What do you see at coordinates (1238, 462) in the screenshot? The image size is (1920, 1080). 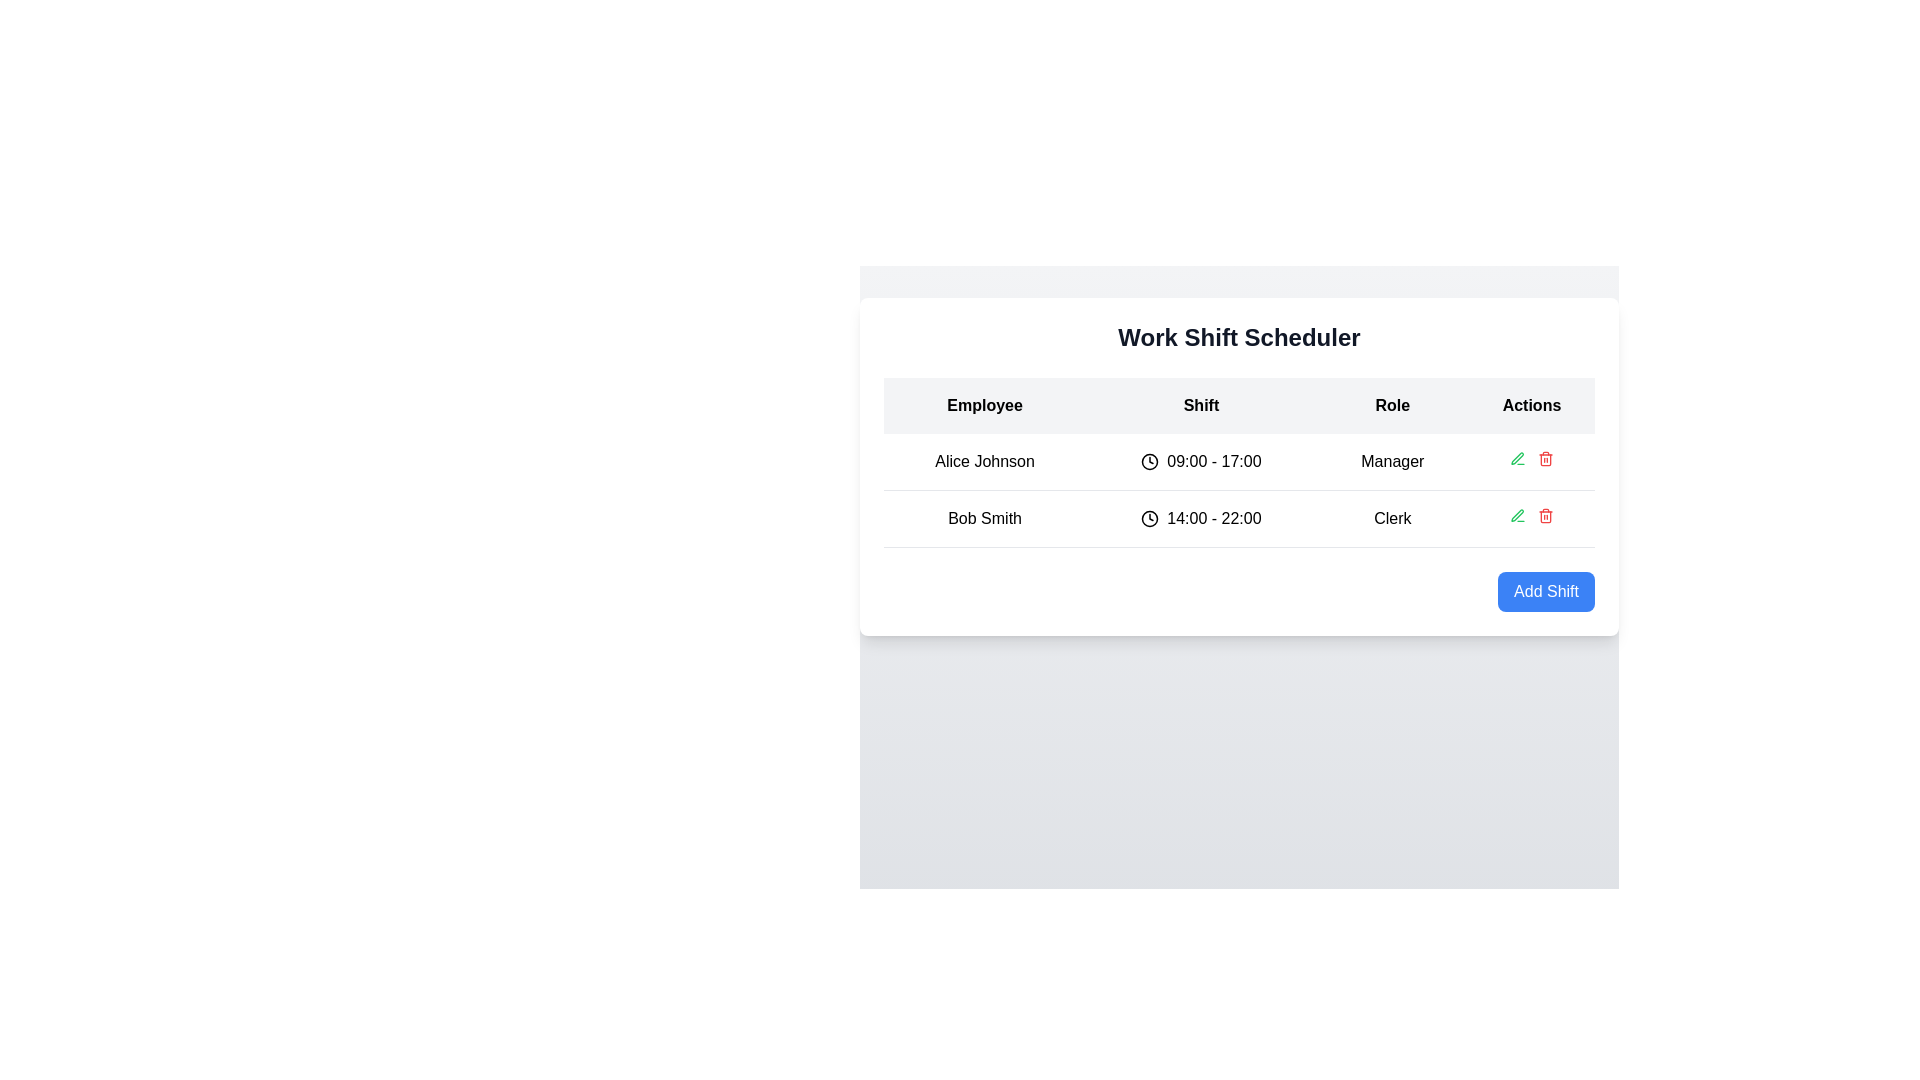 I see `individual cells or icons in the table displaying work shifts for employees by clicking on the respective cell` at bounding box center [1238, 462].